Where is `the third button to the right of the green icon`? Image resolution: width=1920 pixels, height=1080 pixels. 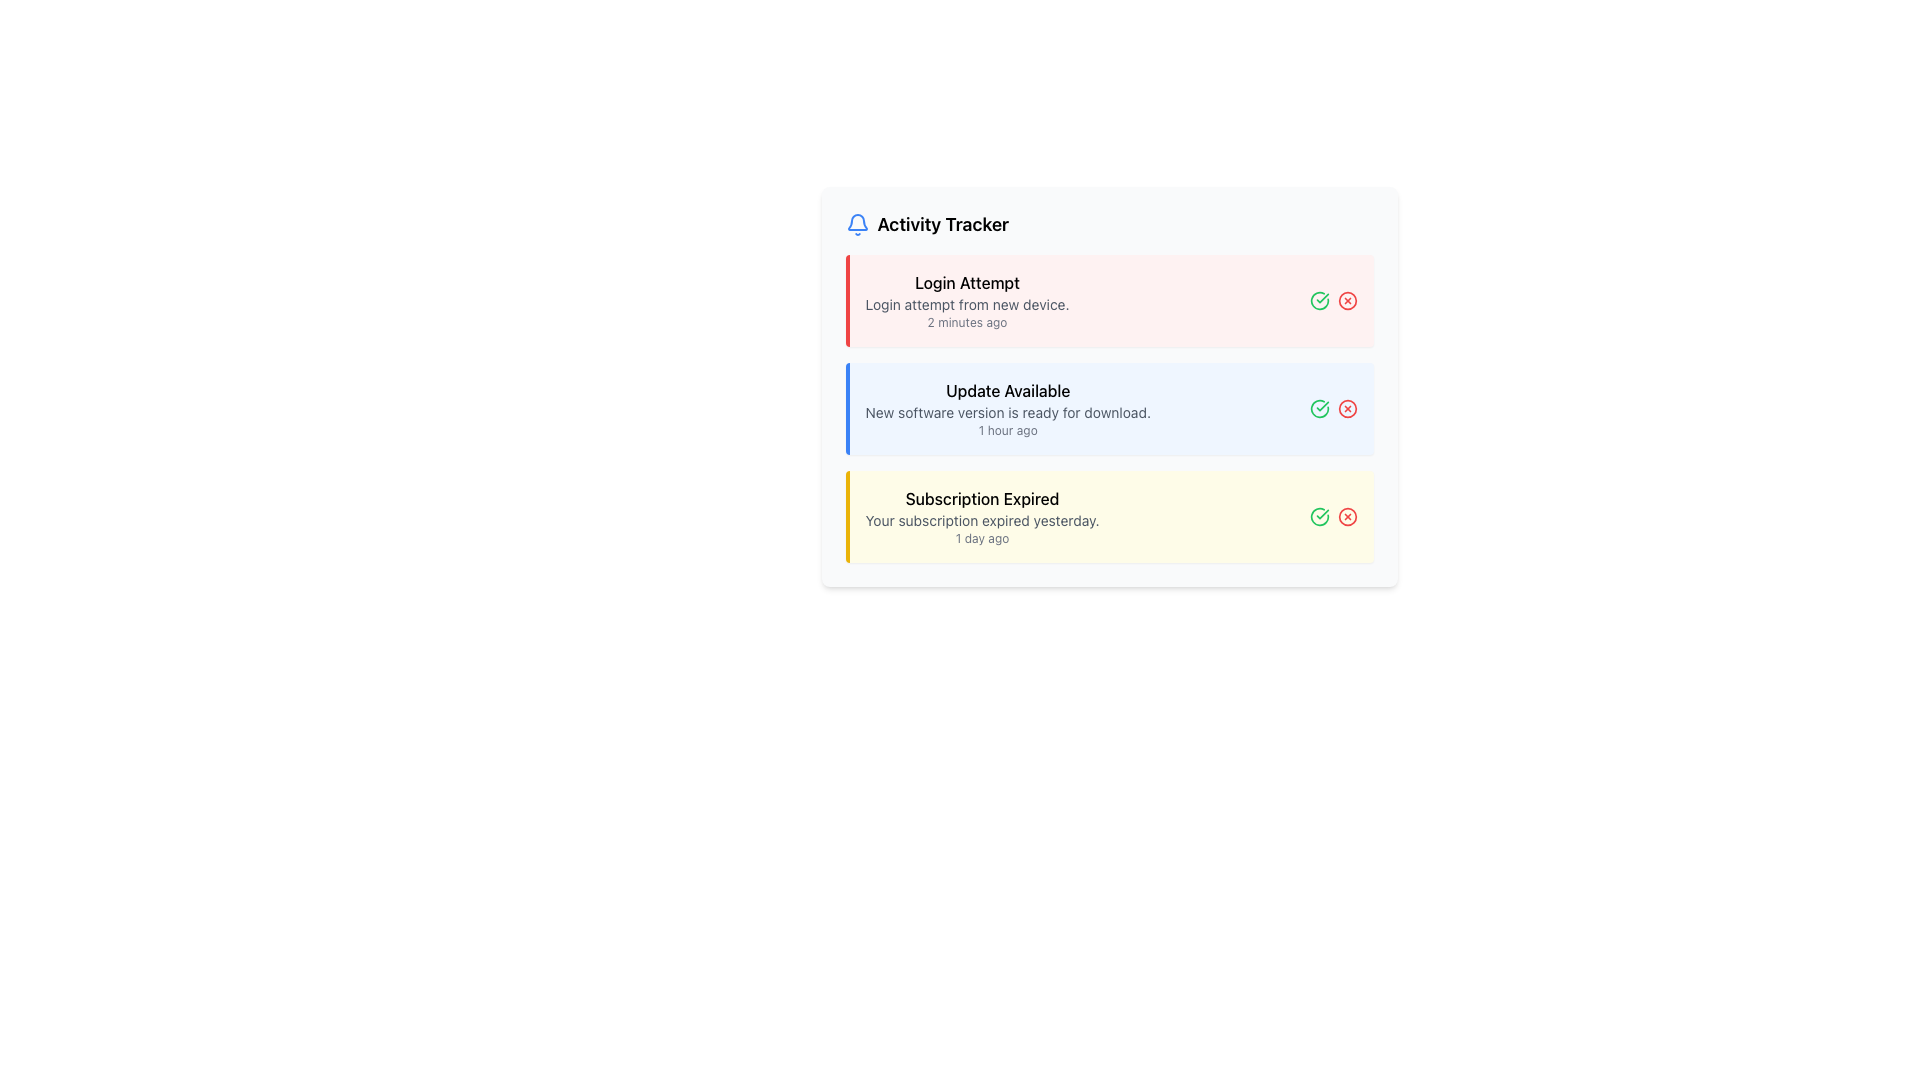 the third button to the right of the green icon is located at coordinates (1347, 300).